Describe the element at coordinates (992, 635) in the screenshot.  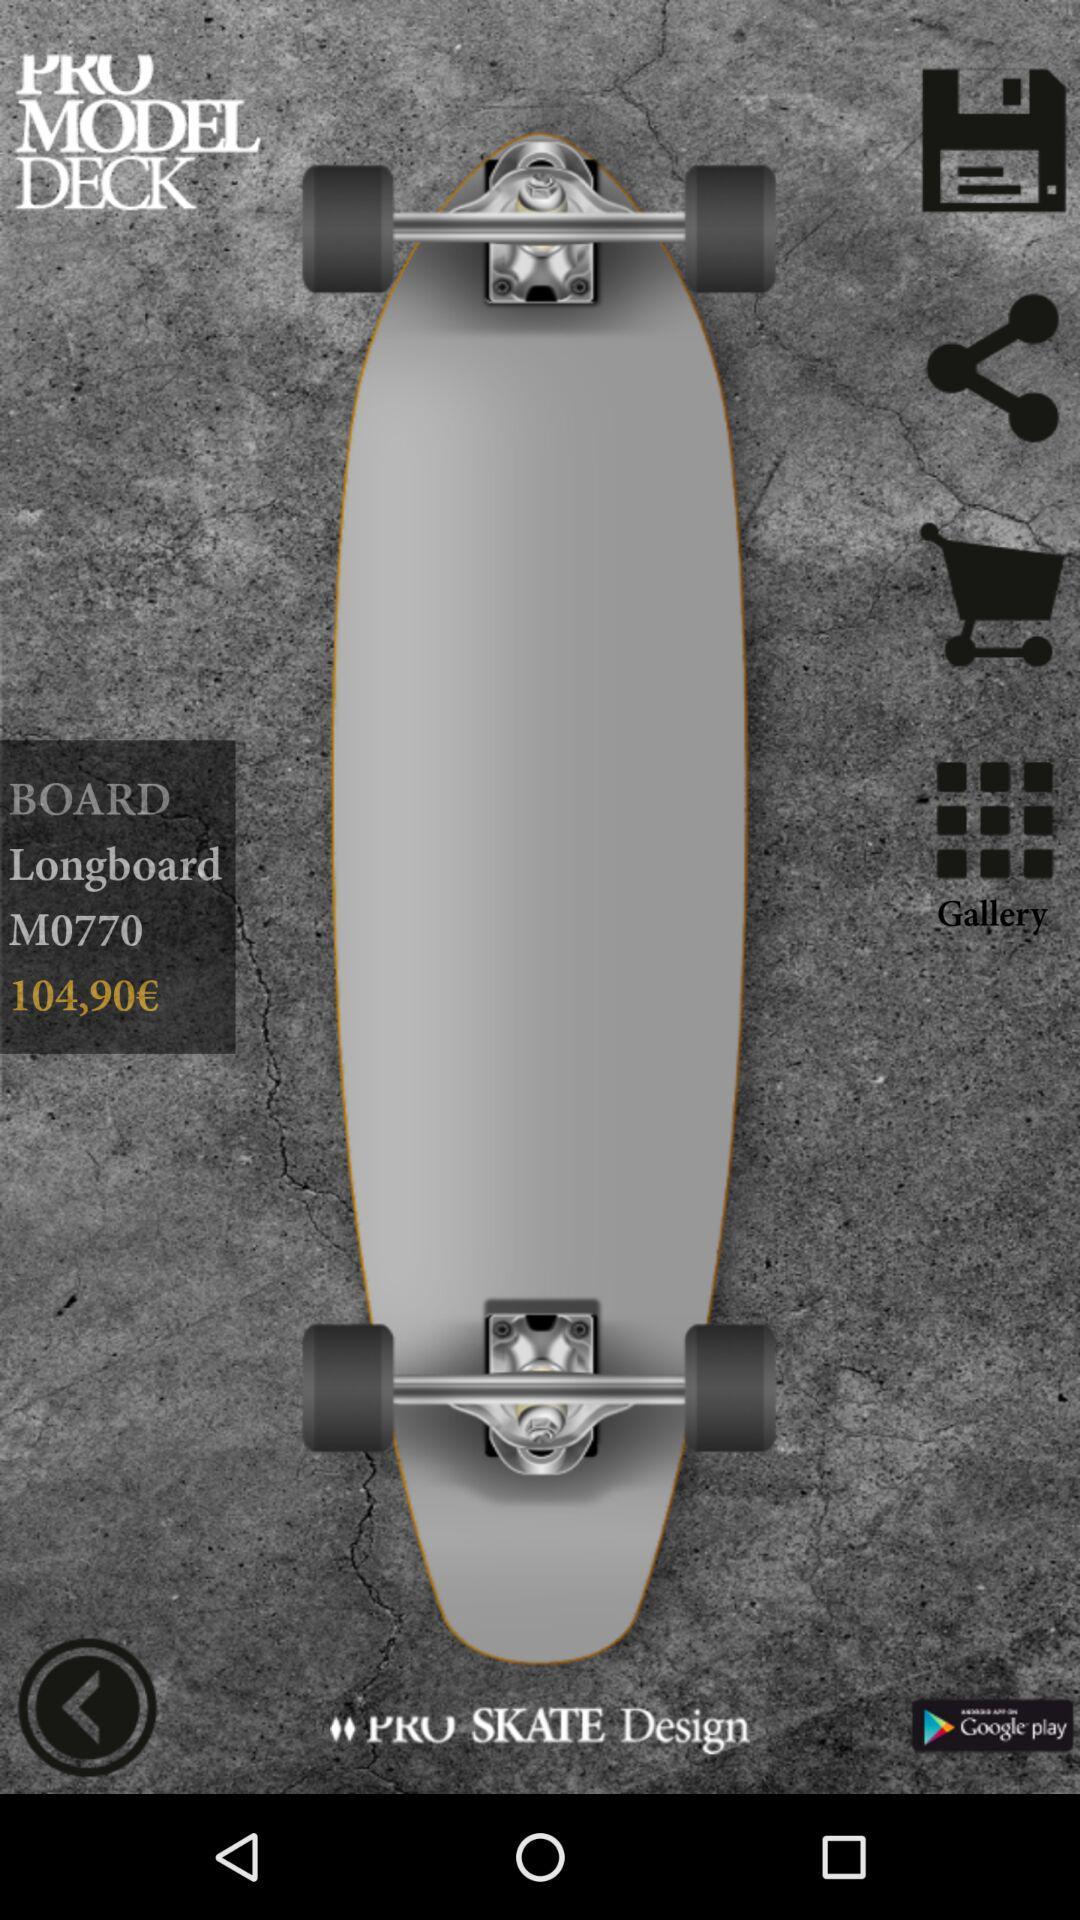
I see `the cart icon` at that location.